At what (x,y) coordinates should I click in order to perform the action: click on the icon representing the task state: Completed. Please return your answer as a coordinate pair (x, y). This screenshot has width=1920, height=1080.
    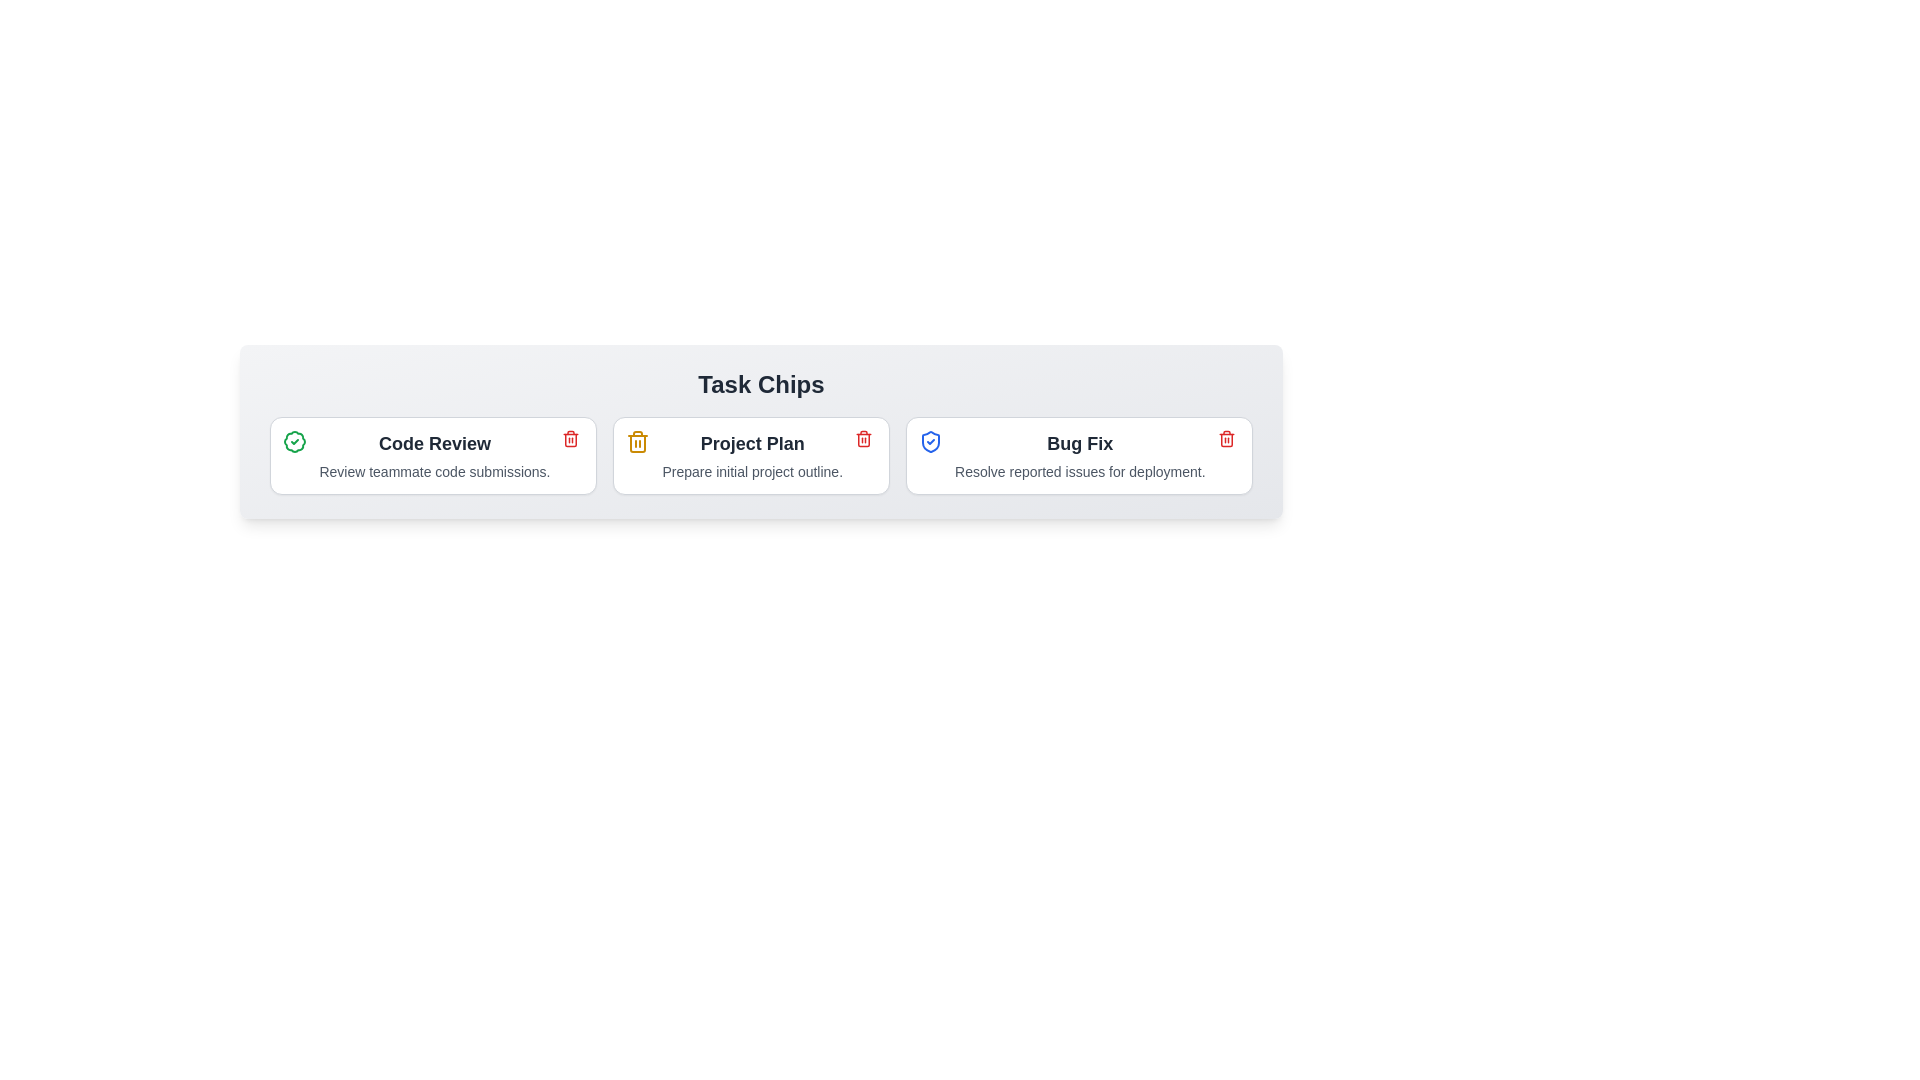
    Looking at the image, I should click on (294, 441).